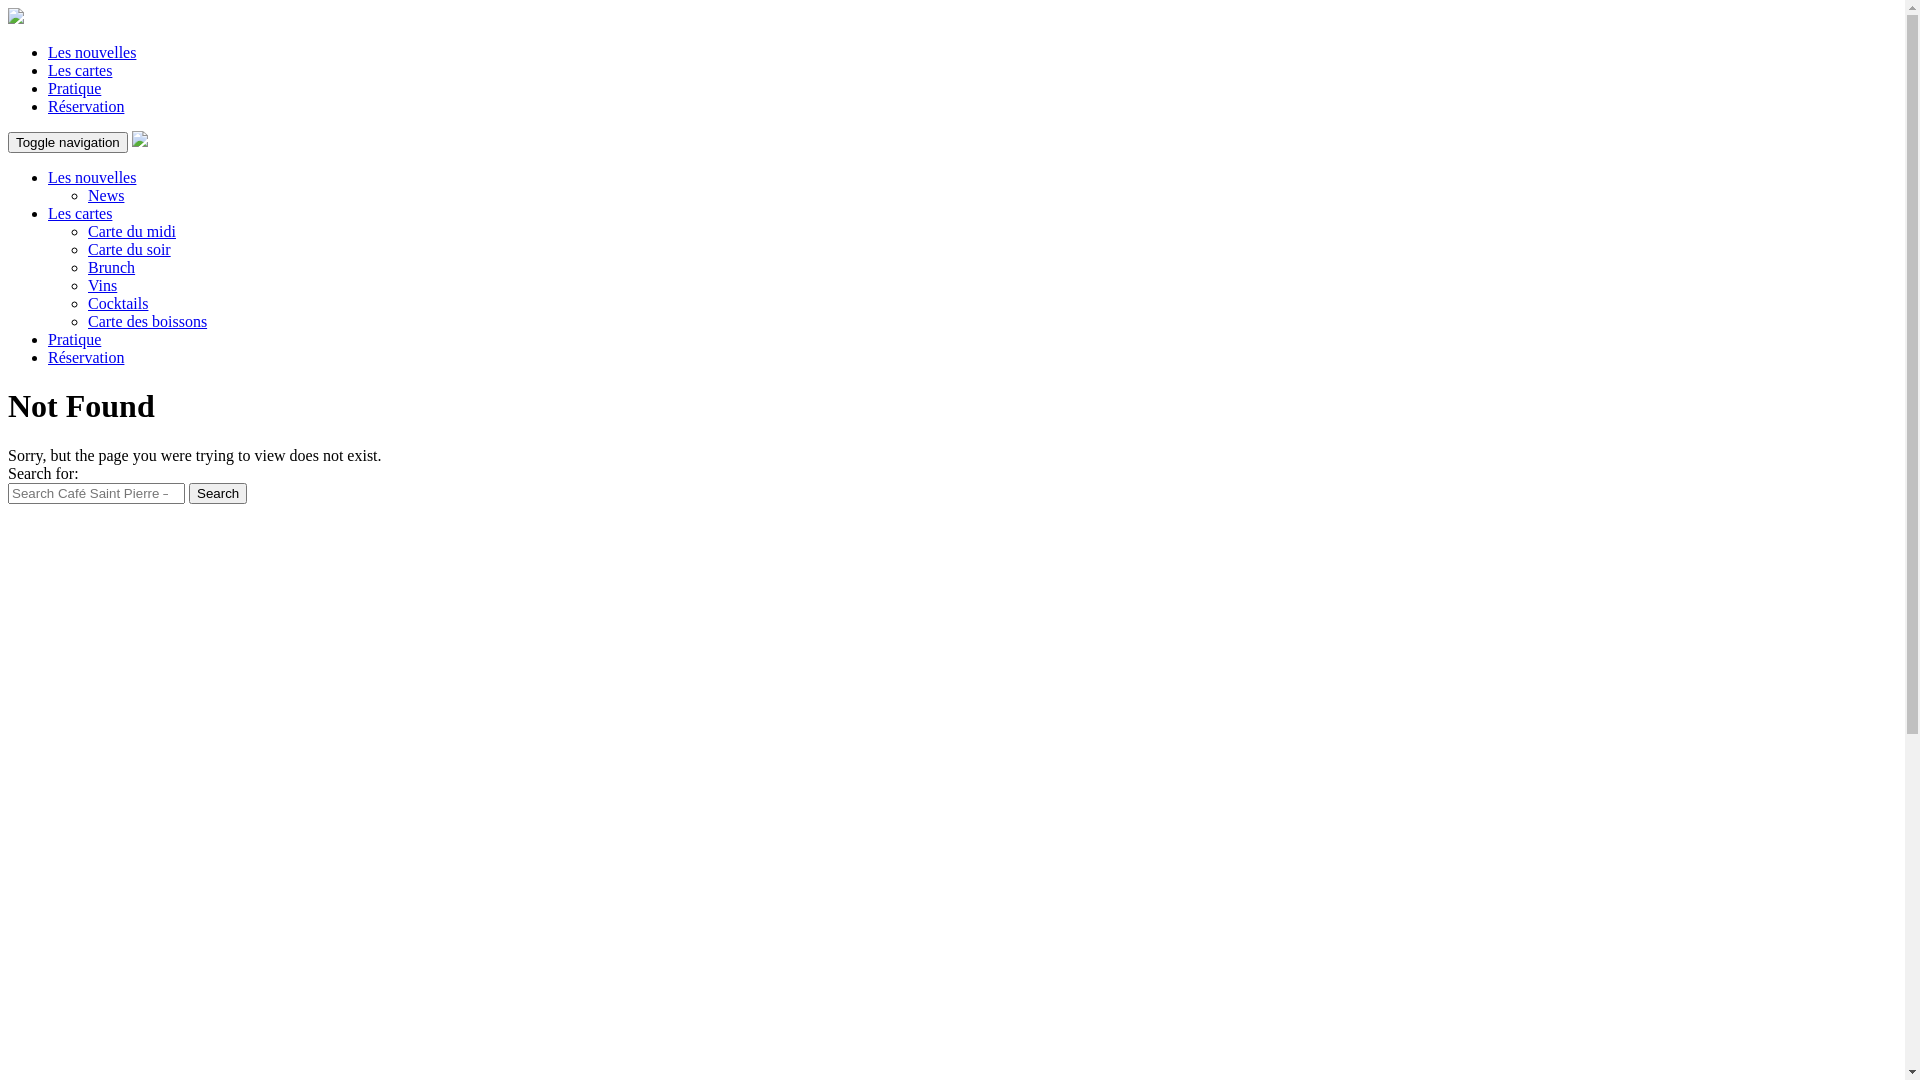  What do you see at coordinates (90, 176) in the screenshot?
I see `'Les nouvelles'` at bounding box center [90, 176].